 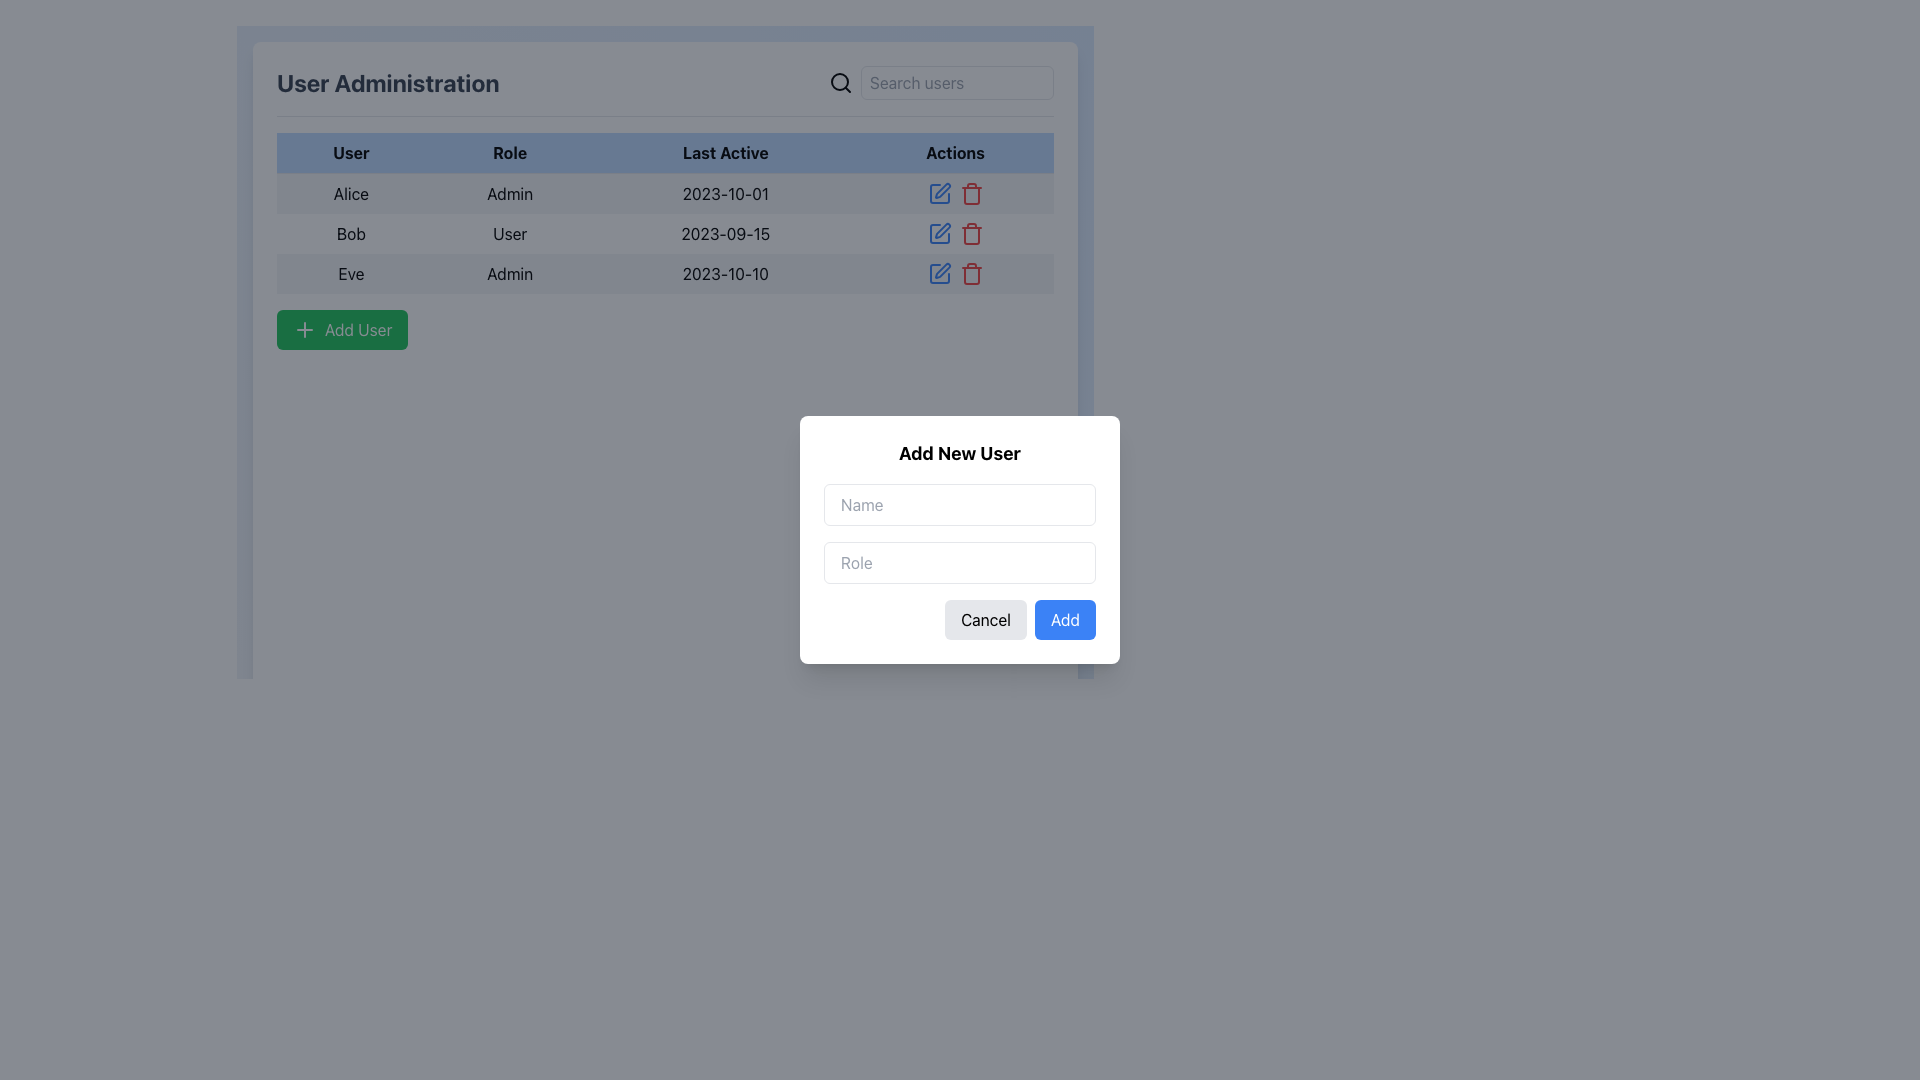 I want to click on the pen-shaped icon within the 'Actions' column of the user table associated with the entry labeled 'Eve', so click(x=941, y=270).